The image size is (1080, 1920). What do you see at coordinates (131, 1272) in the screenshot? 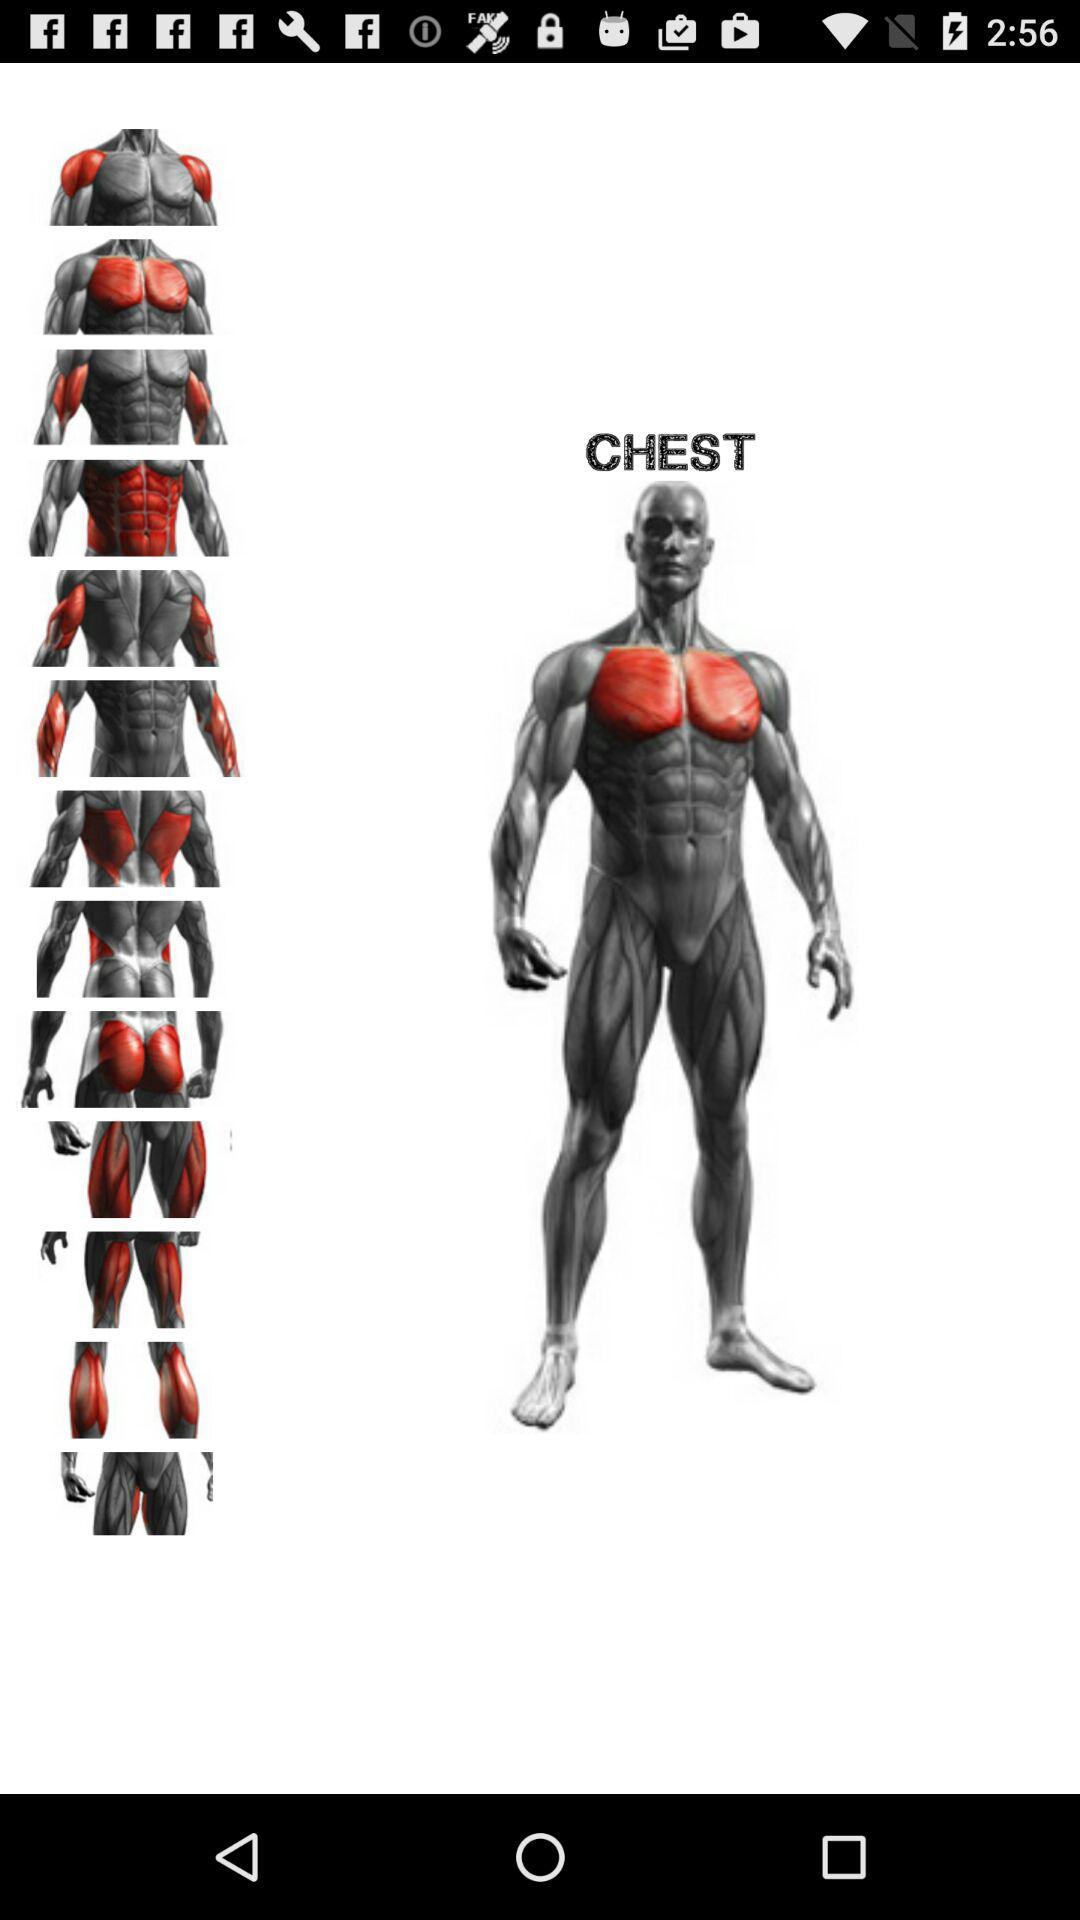
I see `show hamstrings` at bounding box center [131, 1272].